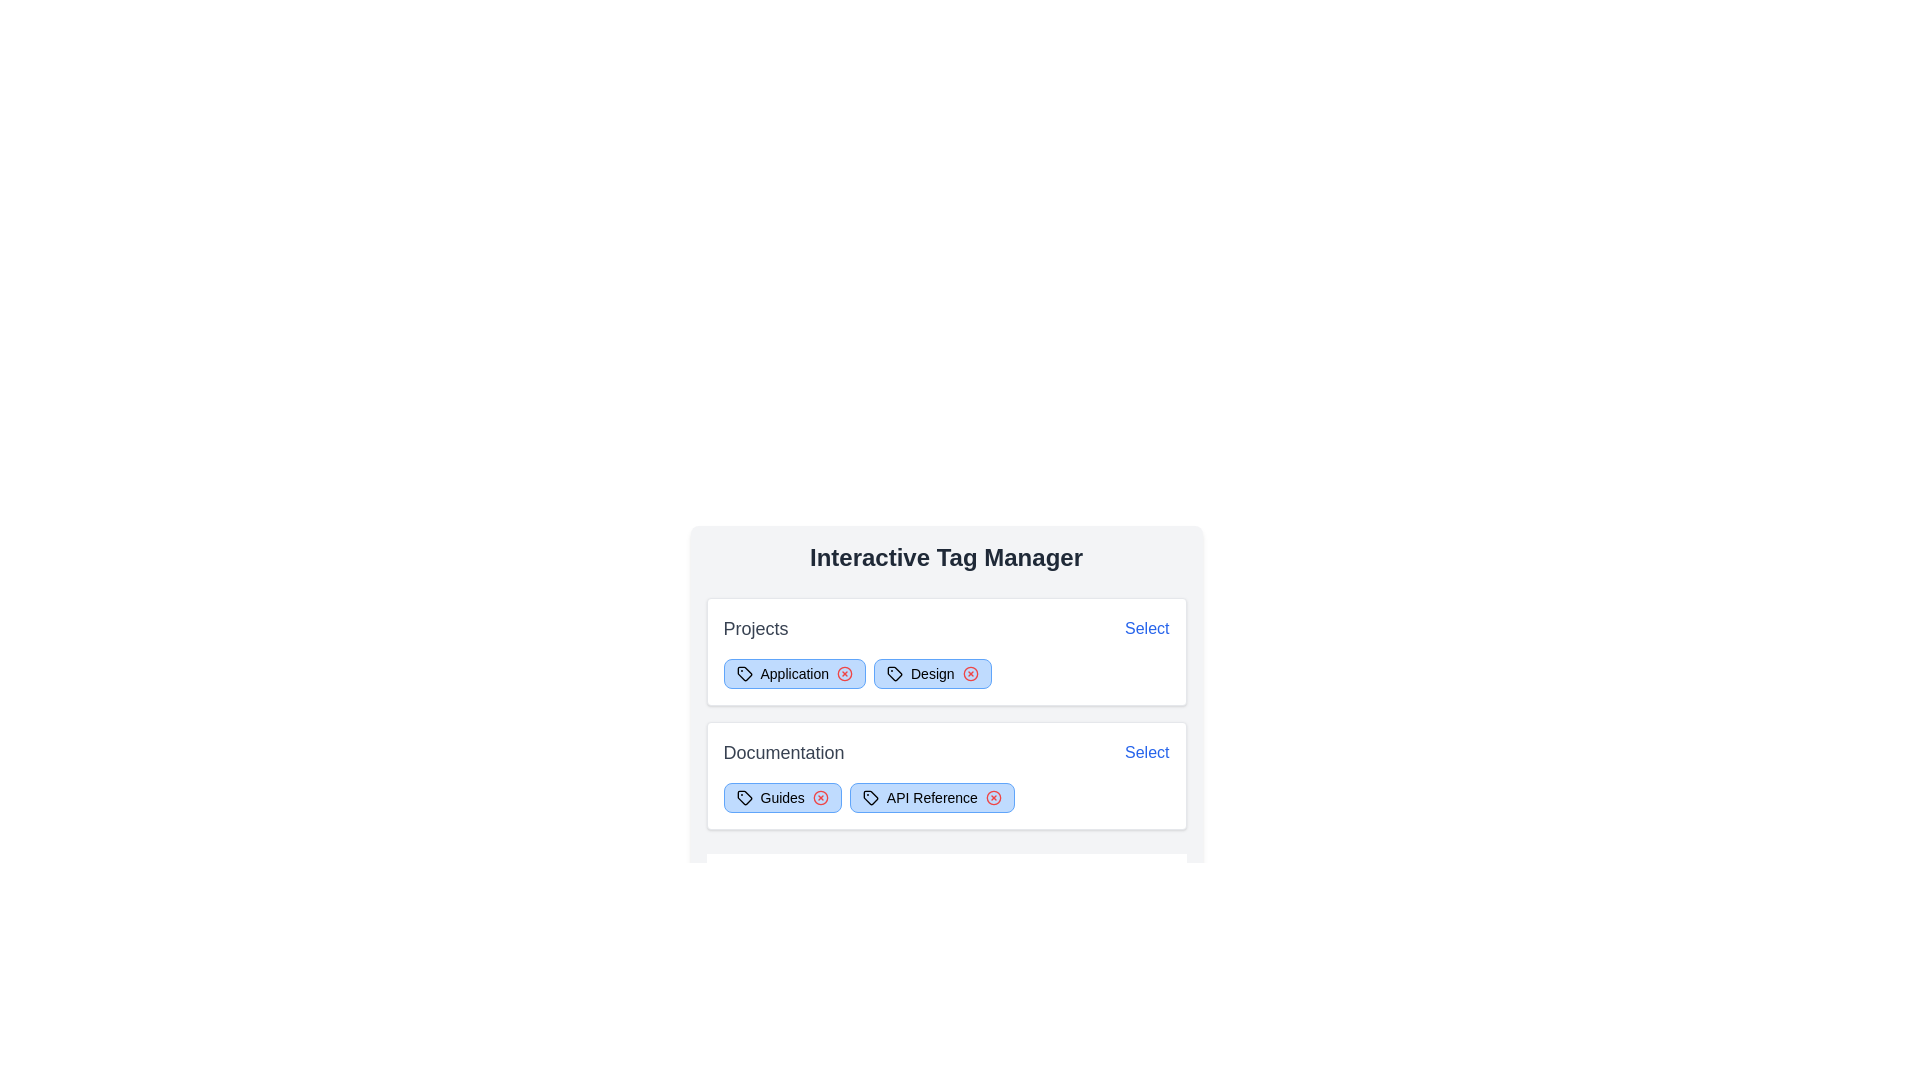  I want to click on the circular icon with a diagonal cross inside the 'Guides' tag, located in the 'Documentation' section of the interface, so click(820, 797).